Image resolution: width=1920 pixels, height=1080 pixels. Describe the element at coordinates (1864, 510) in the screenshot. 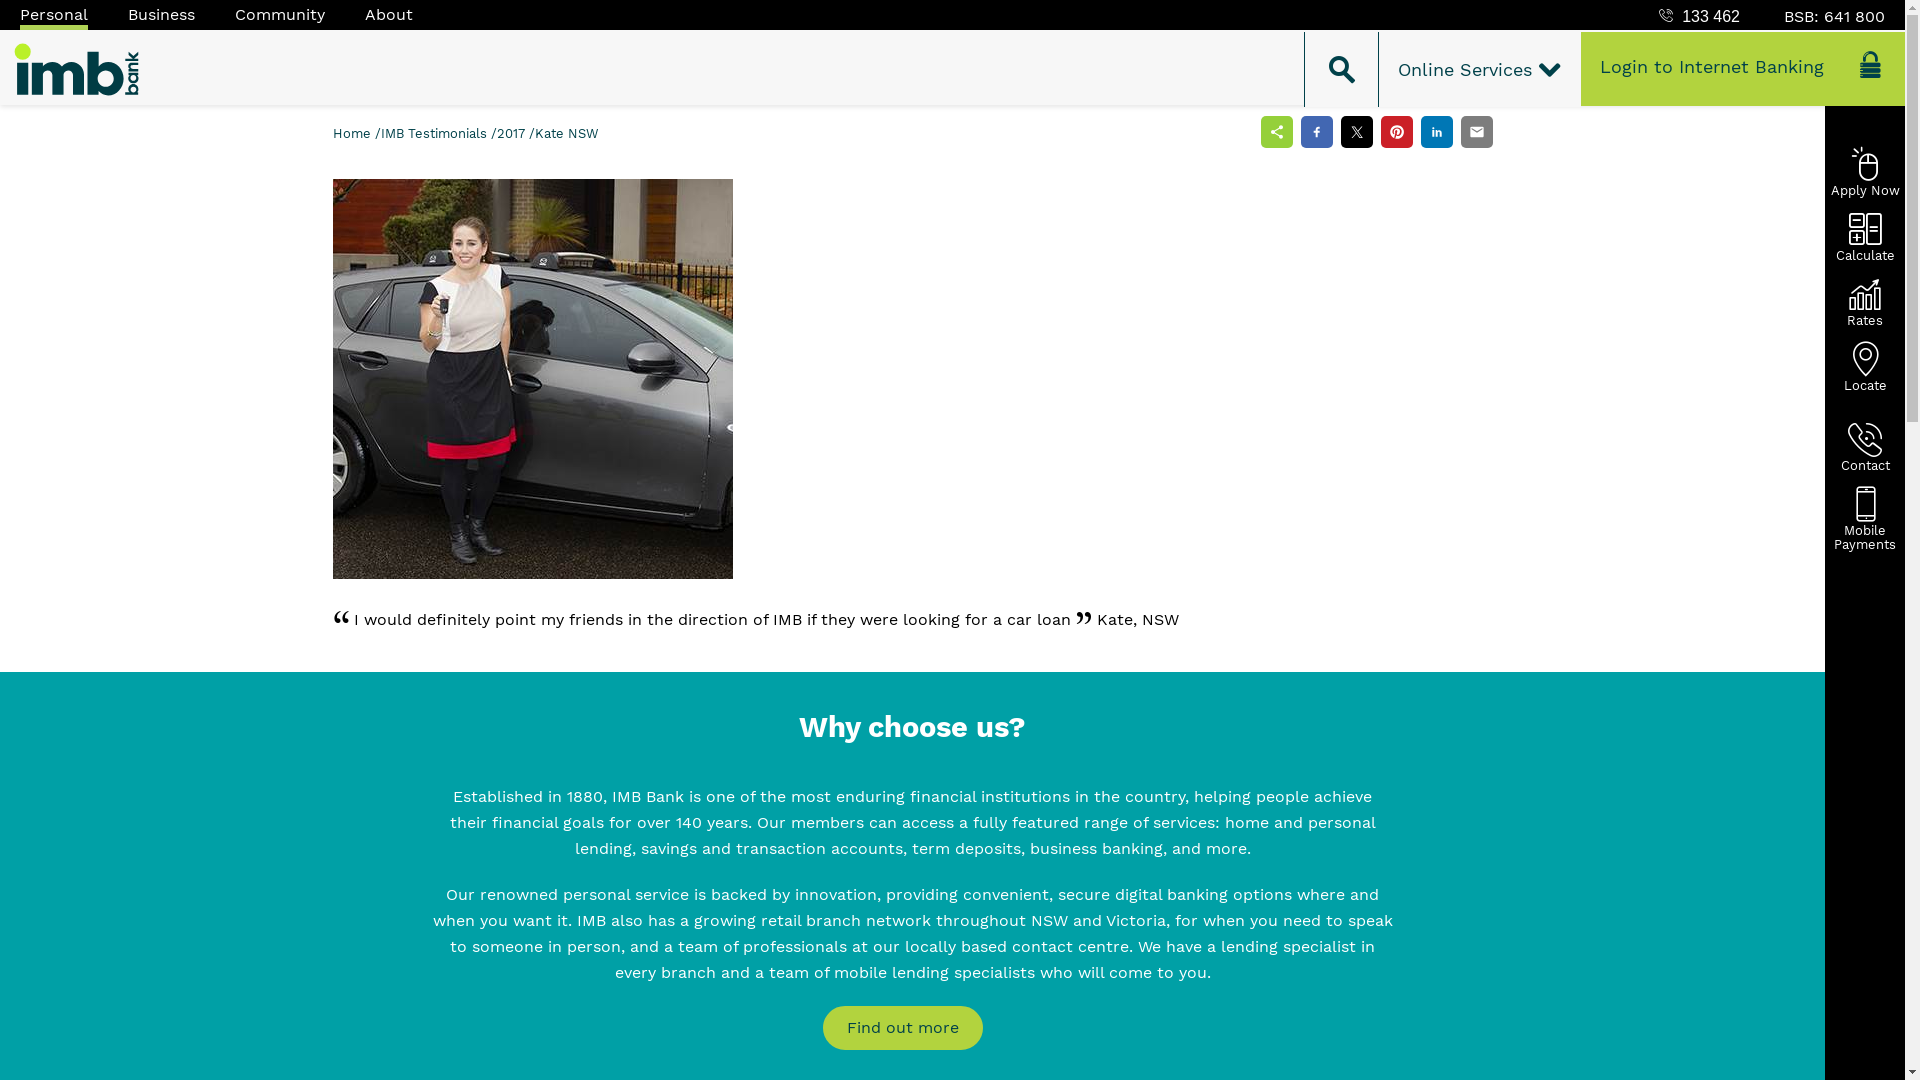

I see `'Mobile Payments'` at that location.